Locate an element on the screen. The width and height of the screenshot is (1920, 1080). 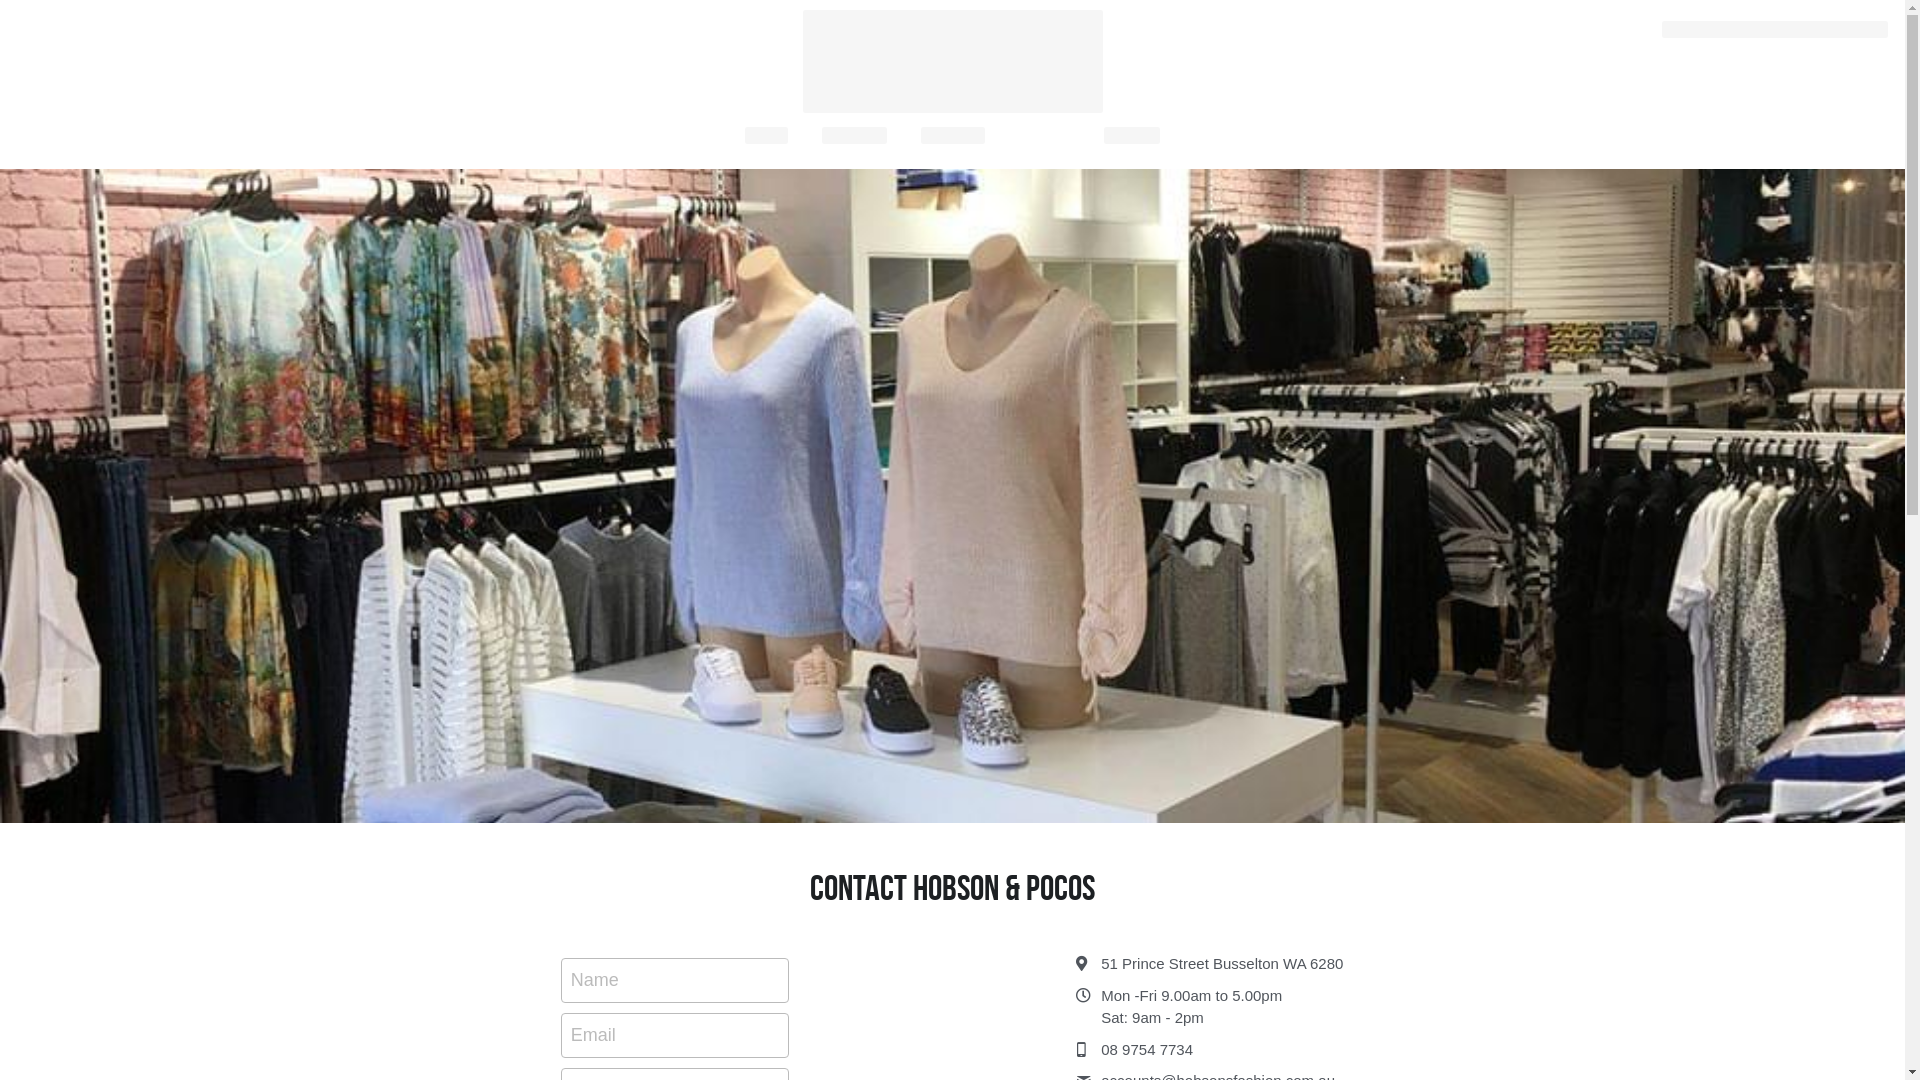
'About Us' is located at coordinates (854, 135).